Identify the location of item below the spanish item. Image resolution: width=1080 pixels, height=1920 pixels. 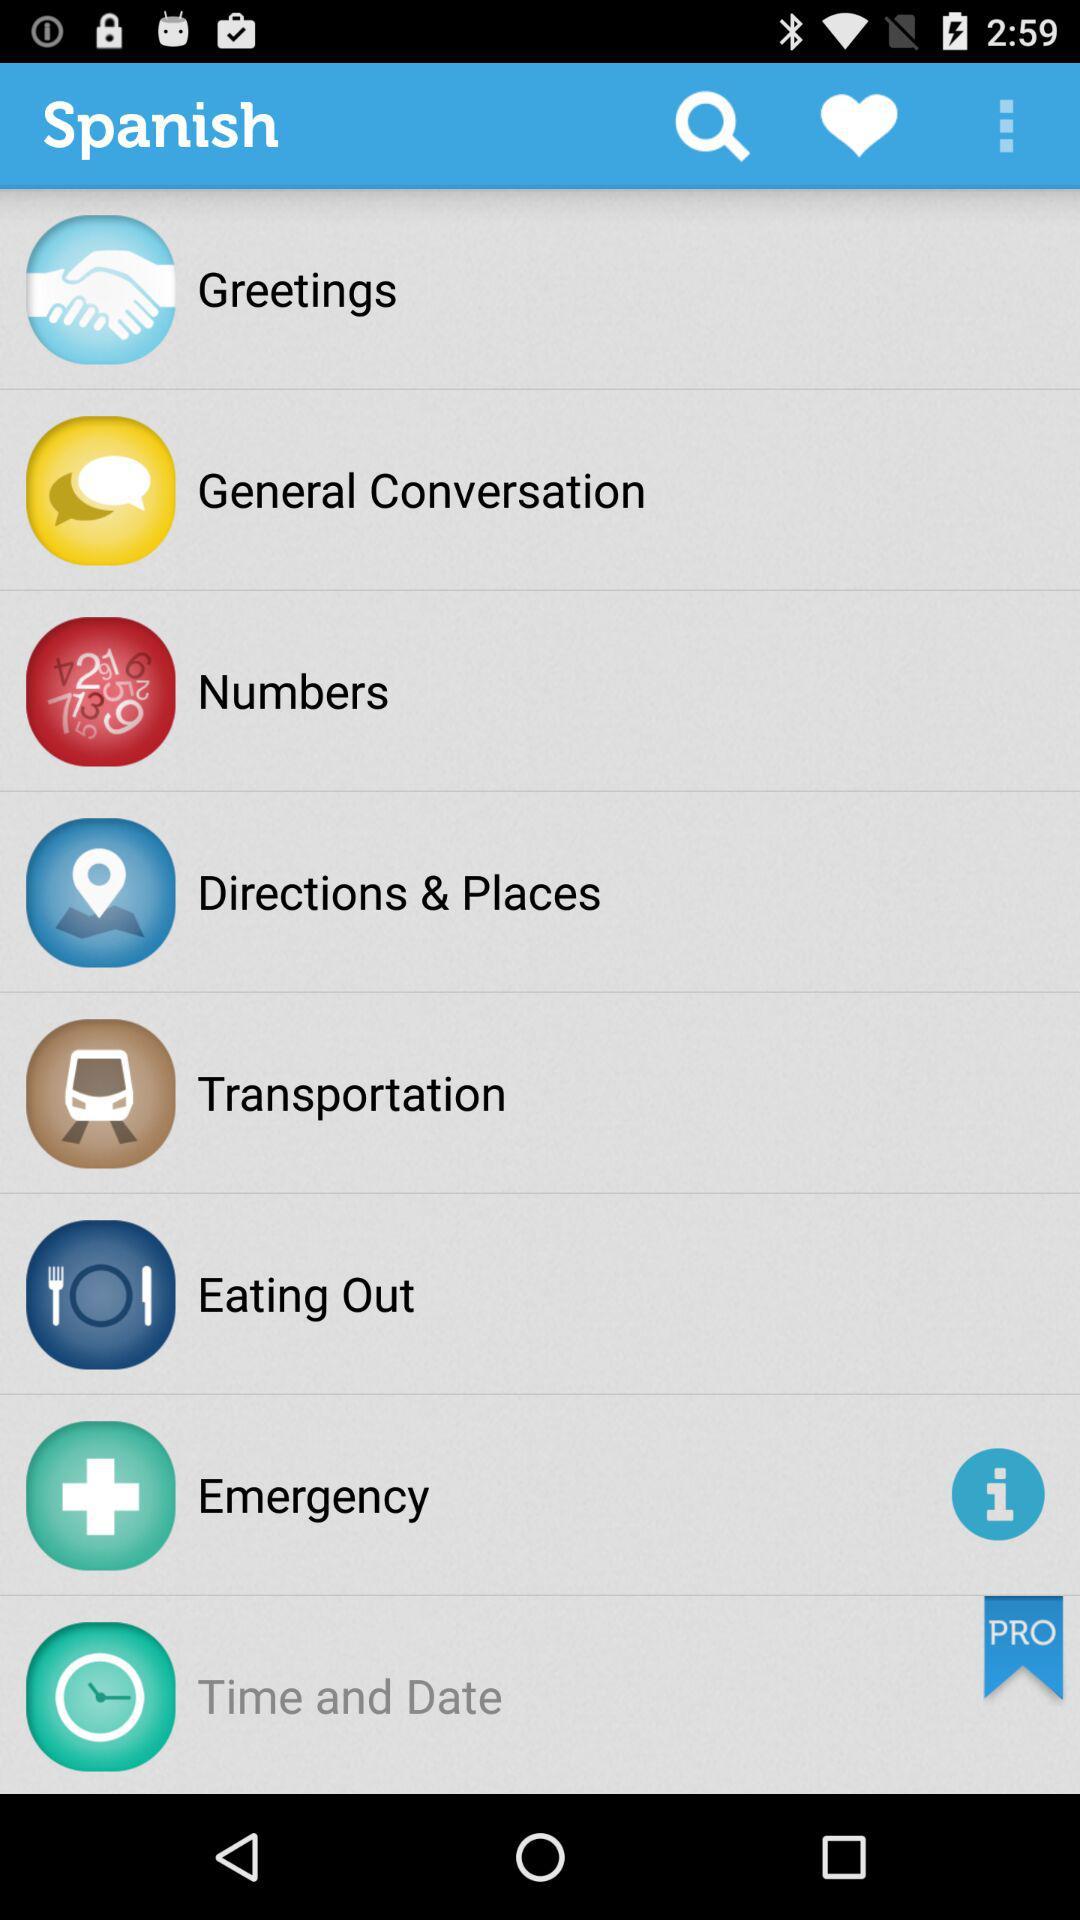
(297, 287).